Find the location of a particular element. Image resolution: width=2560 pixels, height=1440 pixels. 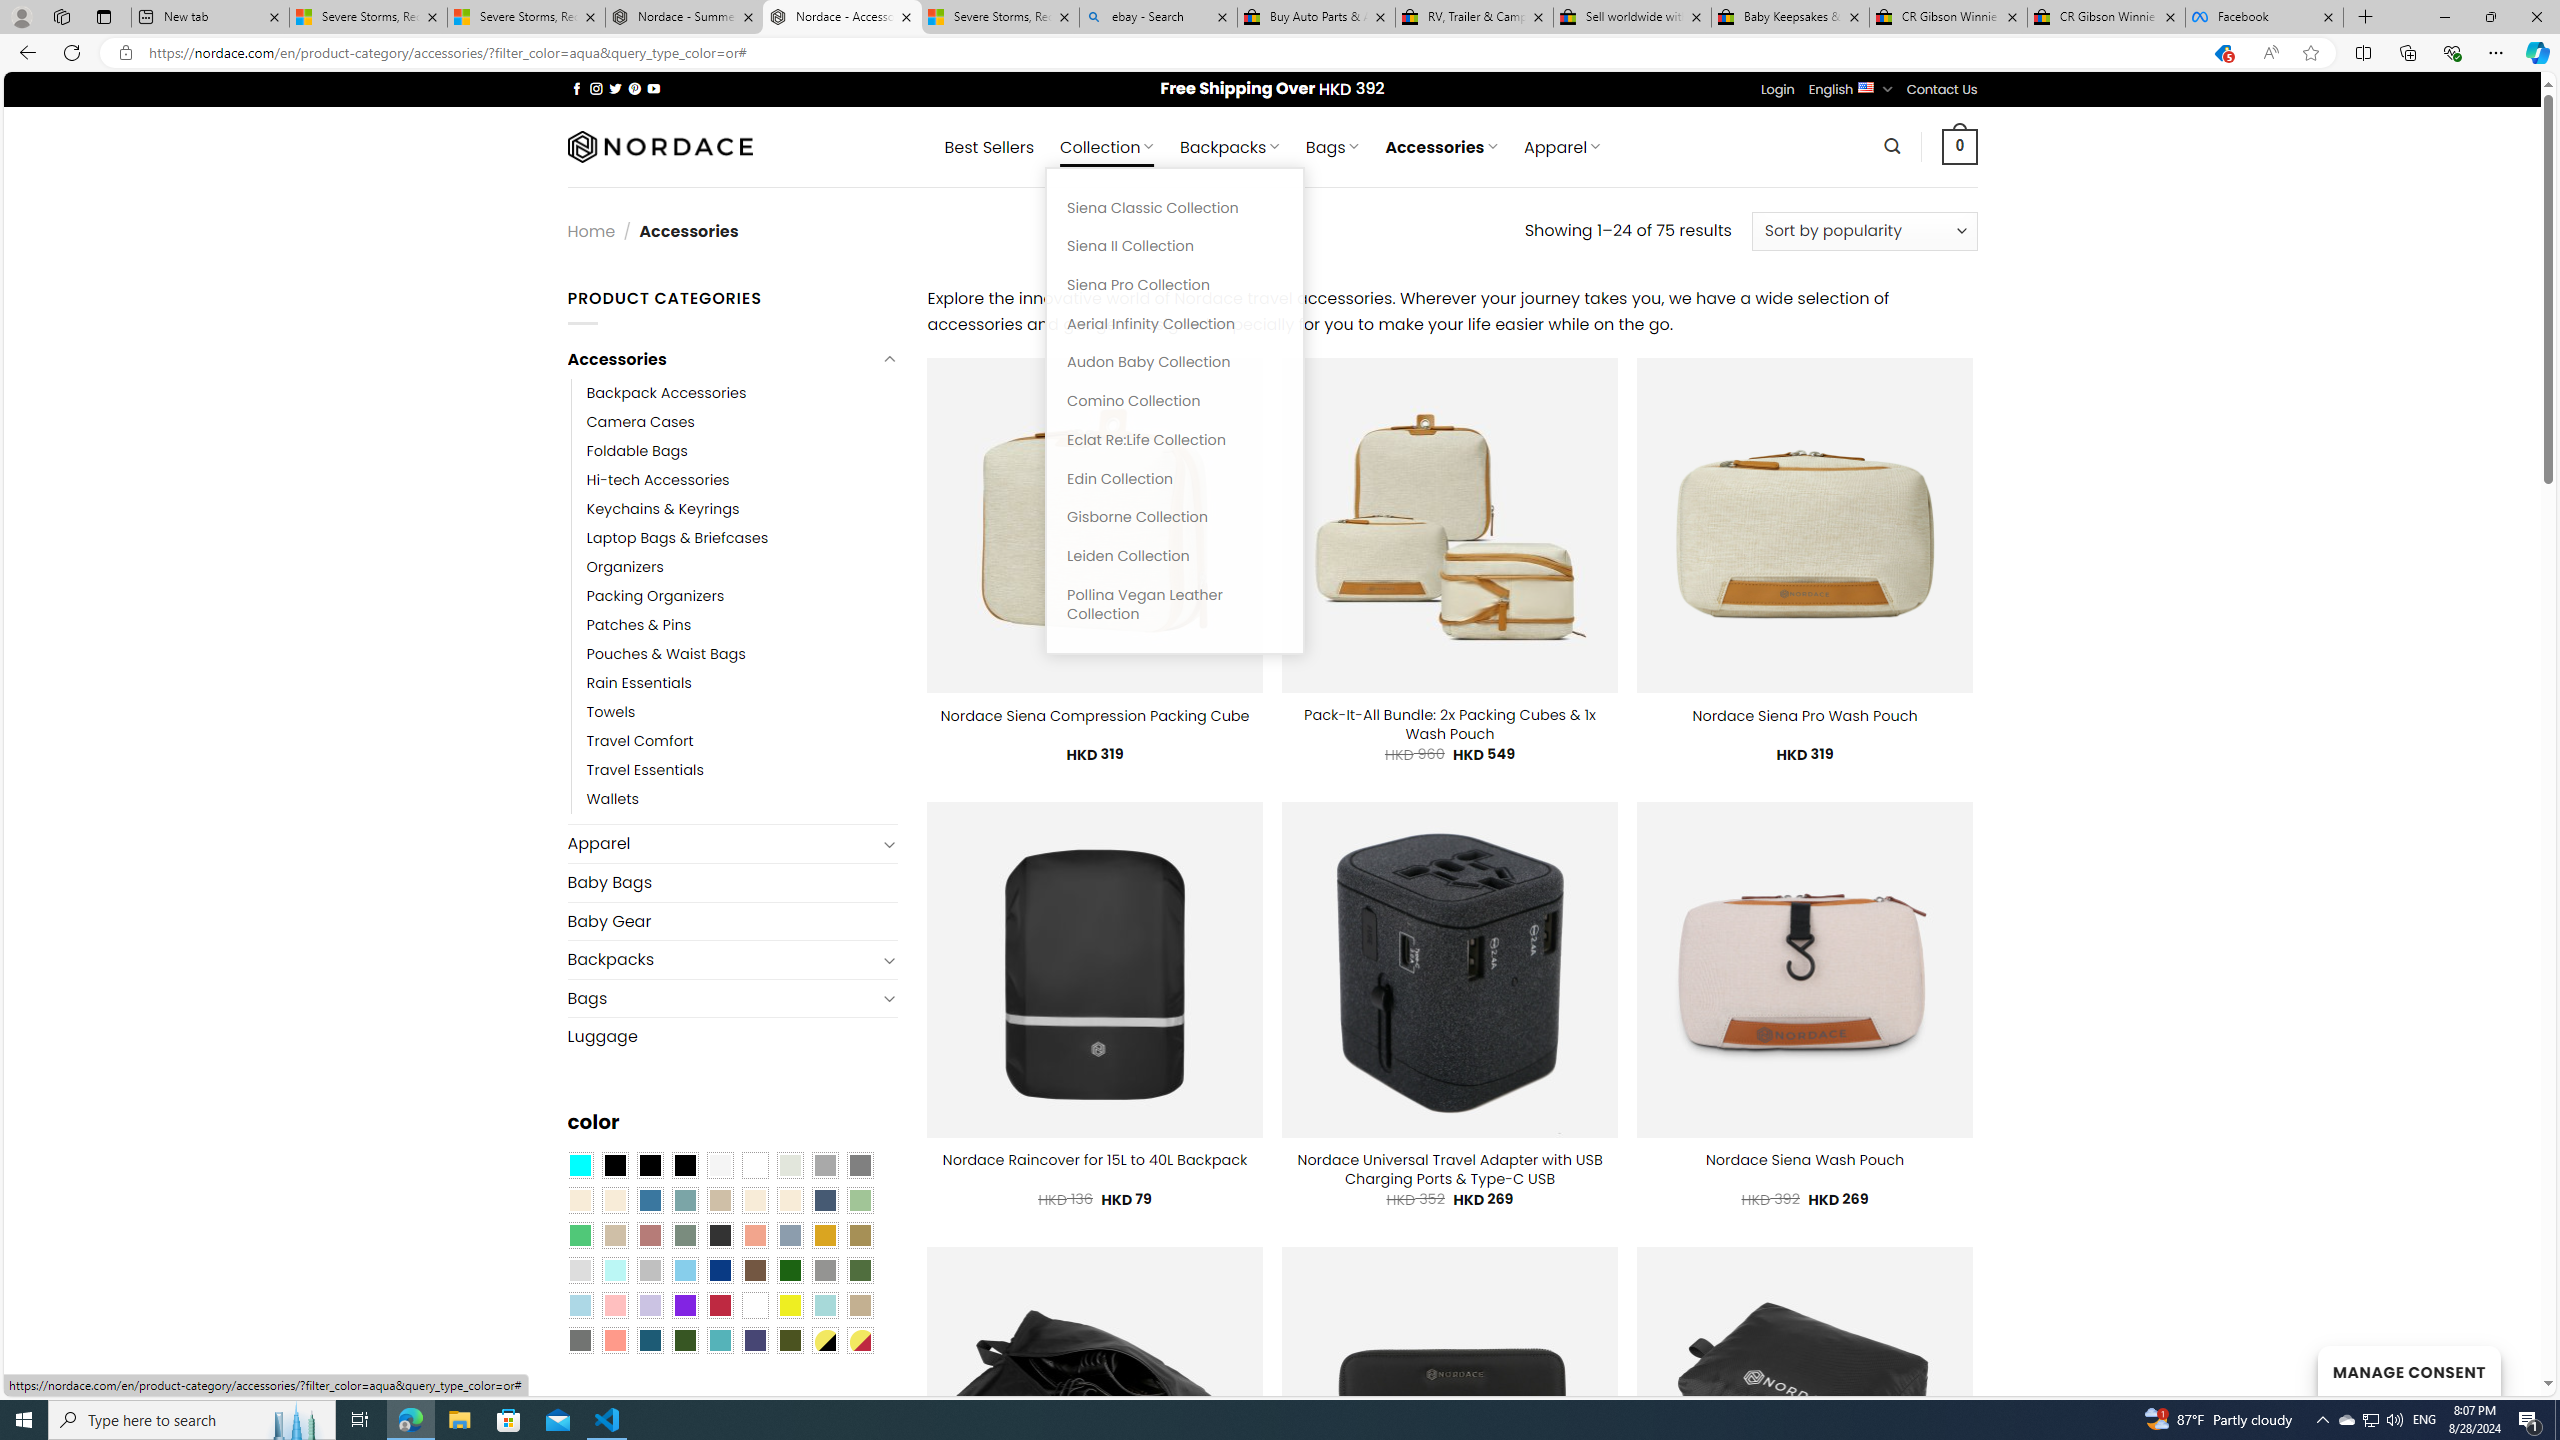

'Dull Nickle' is located at coordinates (578, 1340).